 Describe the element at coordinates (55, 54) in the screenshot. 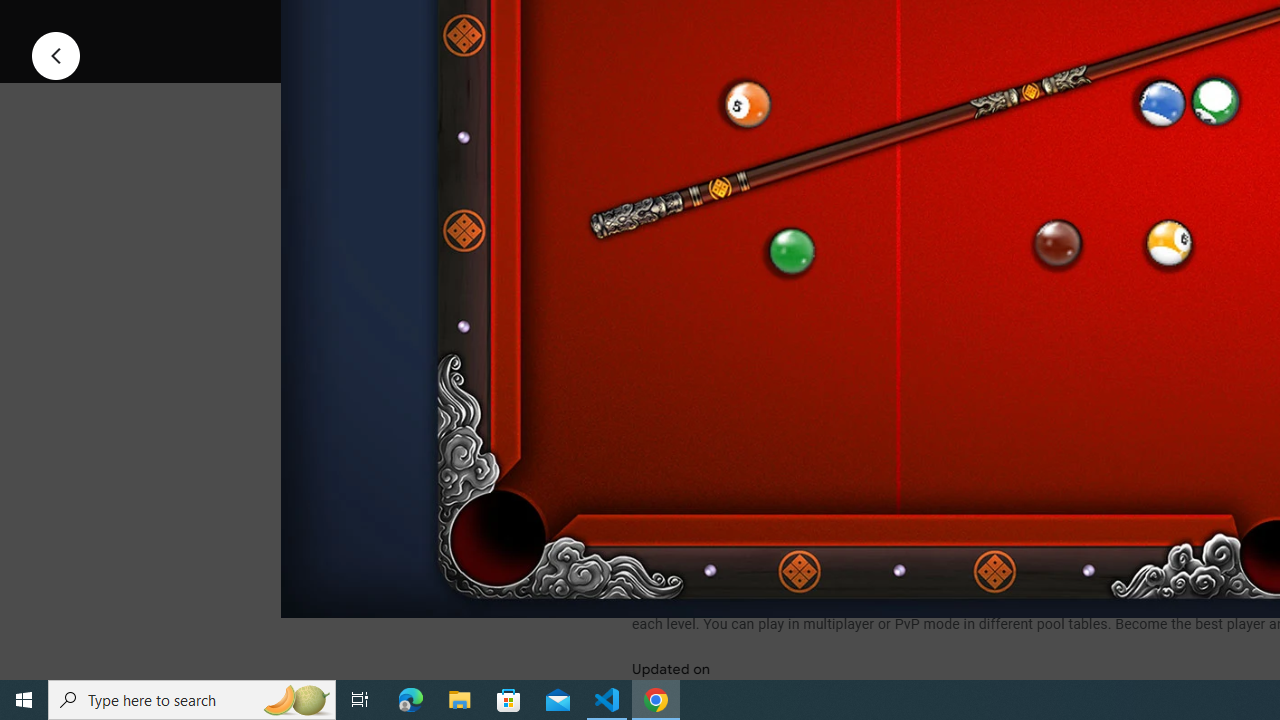

I see `'Previous'` at that location.